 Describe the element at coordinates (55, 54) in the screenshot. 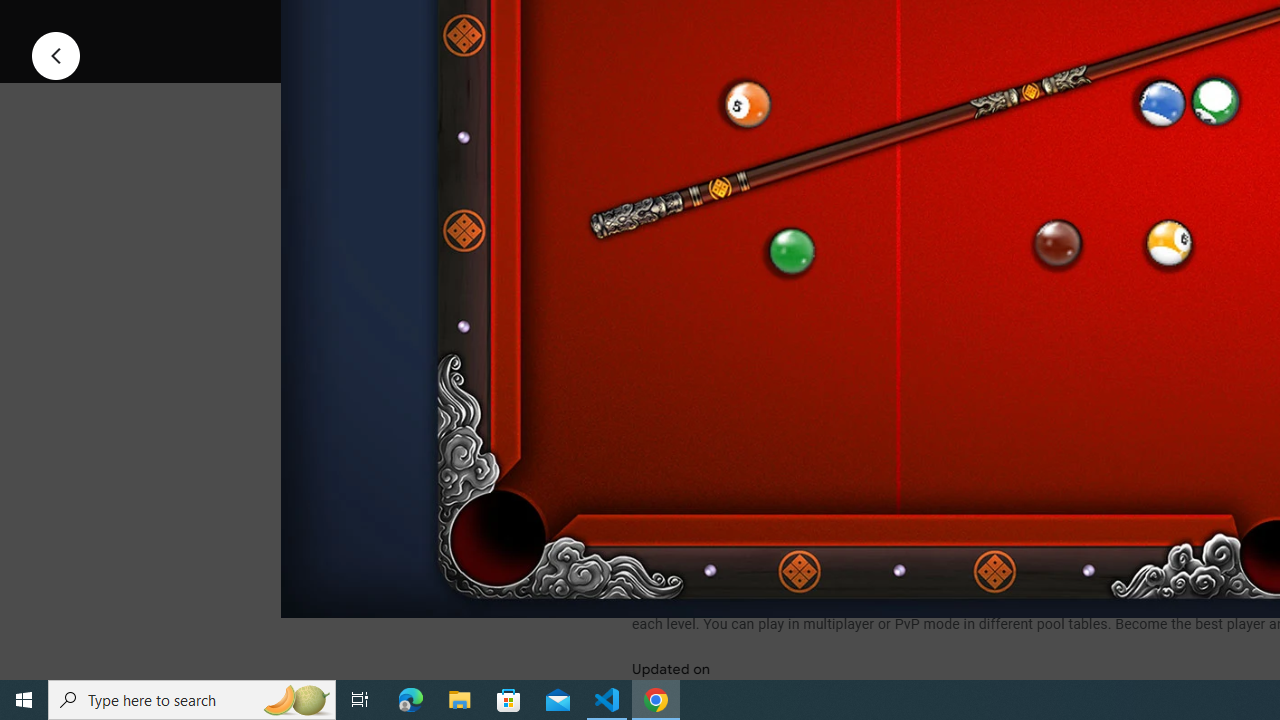

I see `'Previous'` at that location.